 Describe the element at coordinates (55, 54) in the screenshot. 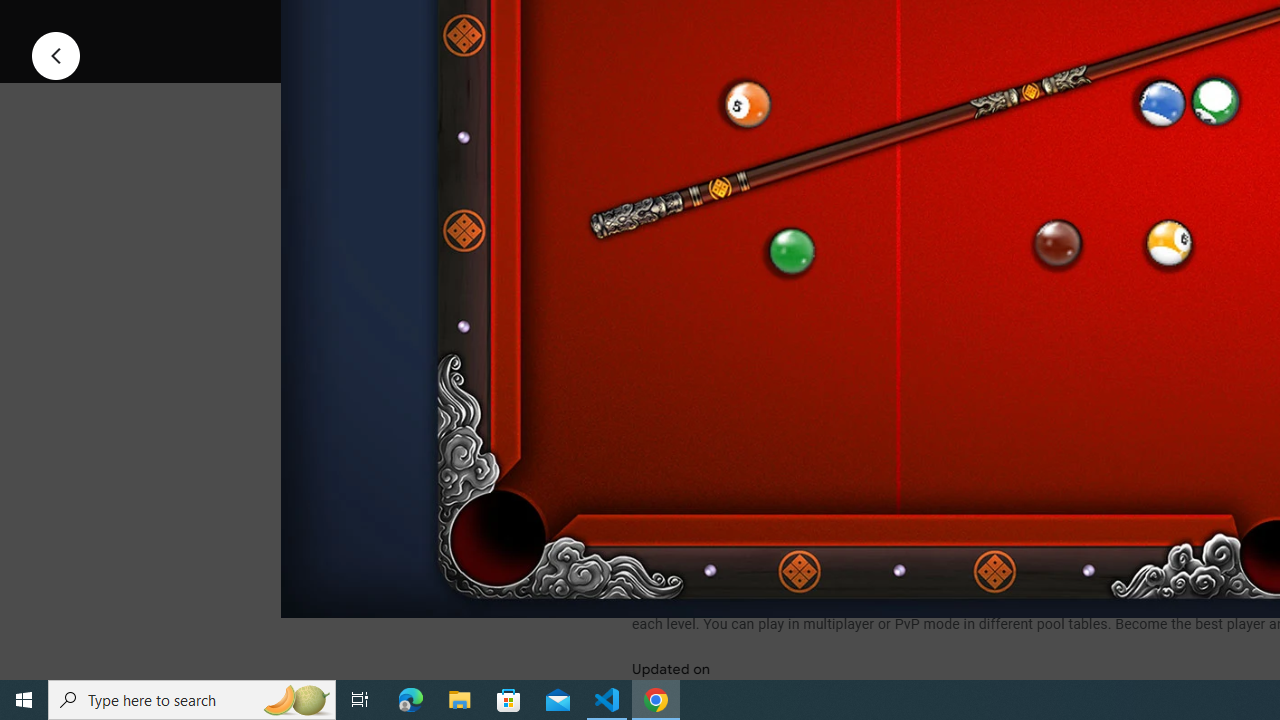

I see `'Previous'` at that location.